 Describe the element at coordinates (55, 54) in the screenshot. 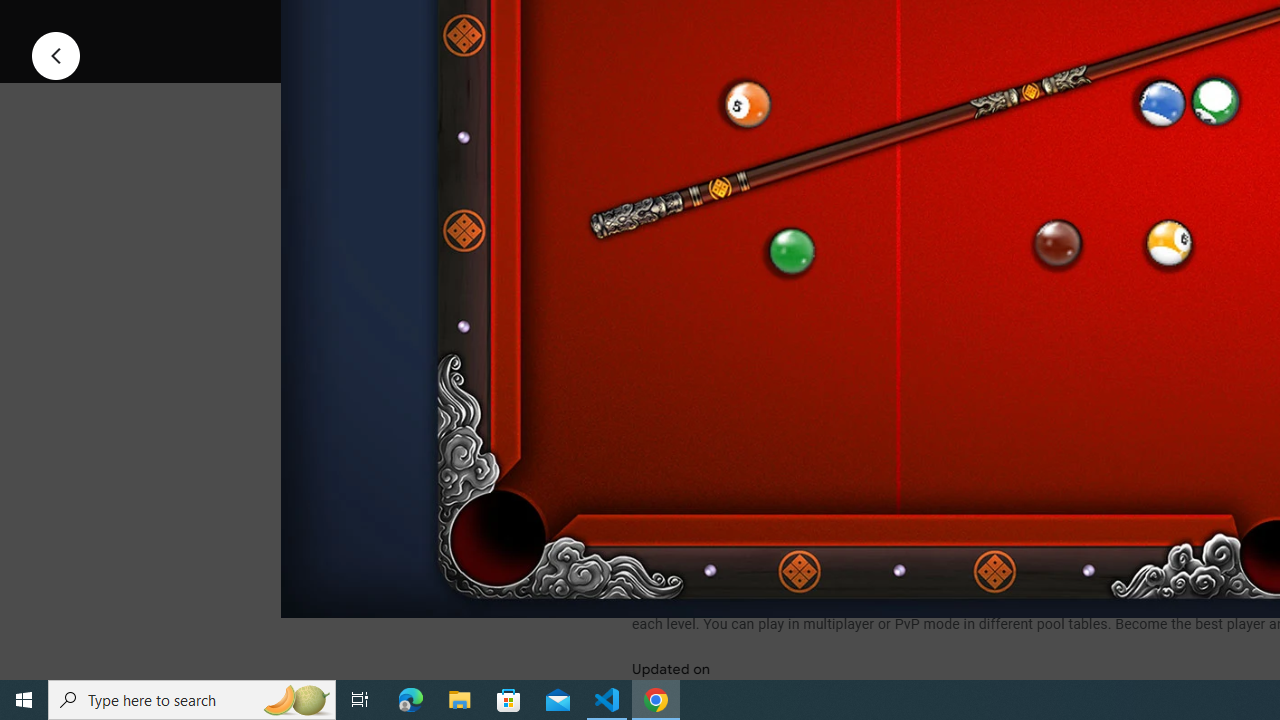

I see `'Previous'` at that location.